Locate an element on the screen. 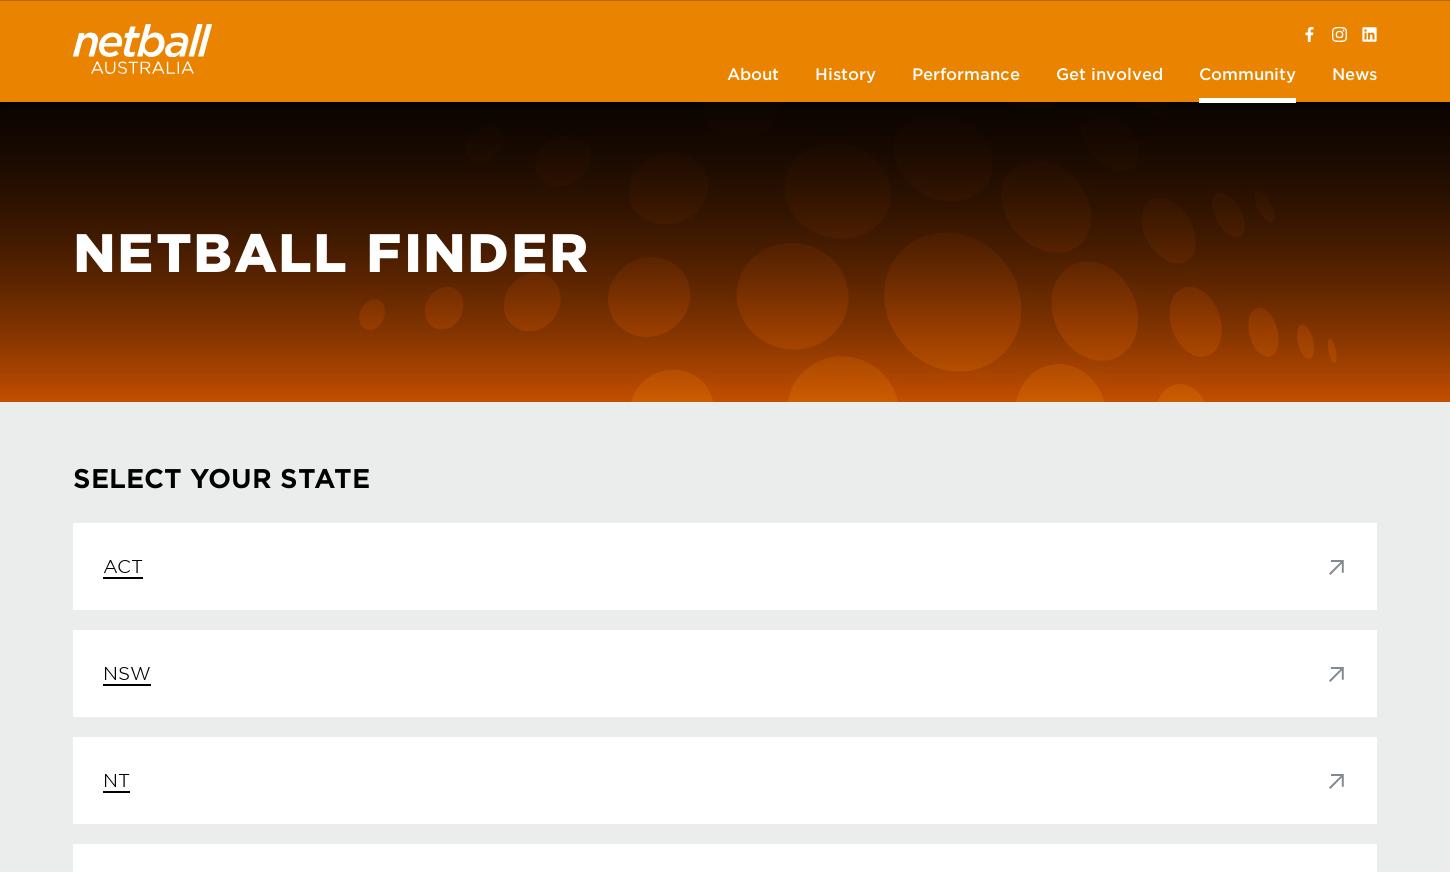  'Annual Reports' is located at coordinates (465, 378).